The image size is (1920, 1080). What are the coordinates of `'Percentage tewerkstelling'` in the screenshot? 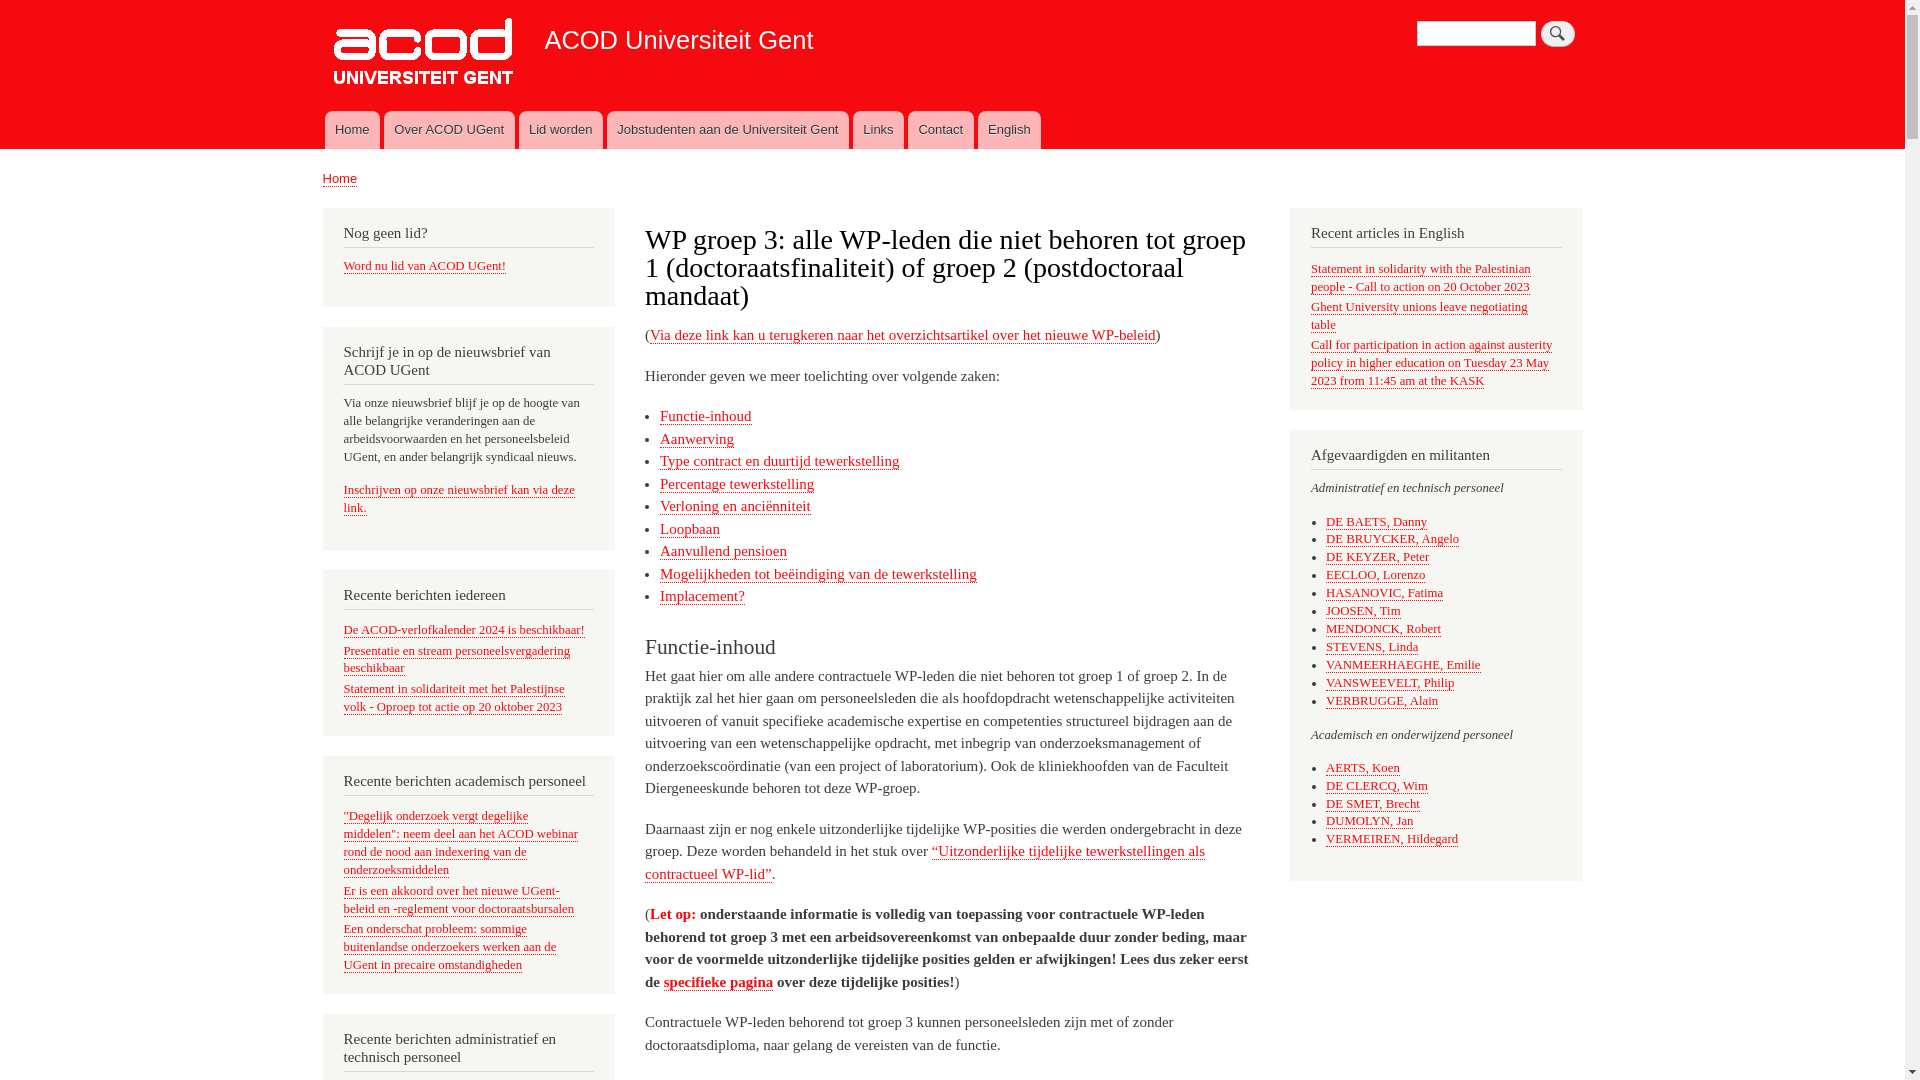 It's located at (736, 484).